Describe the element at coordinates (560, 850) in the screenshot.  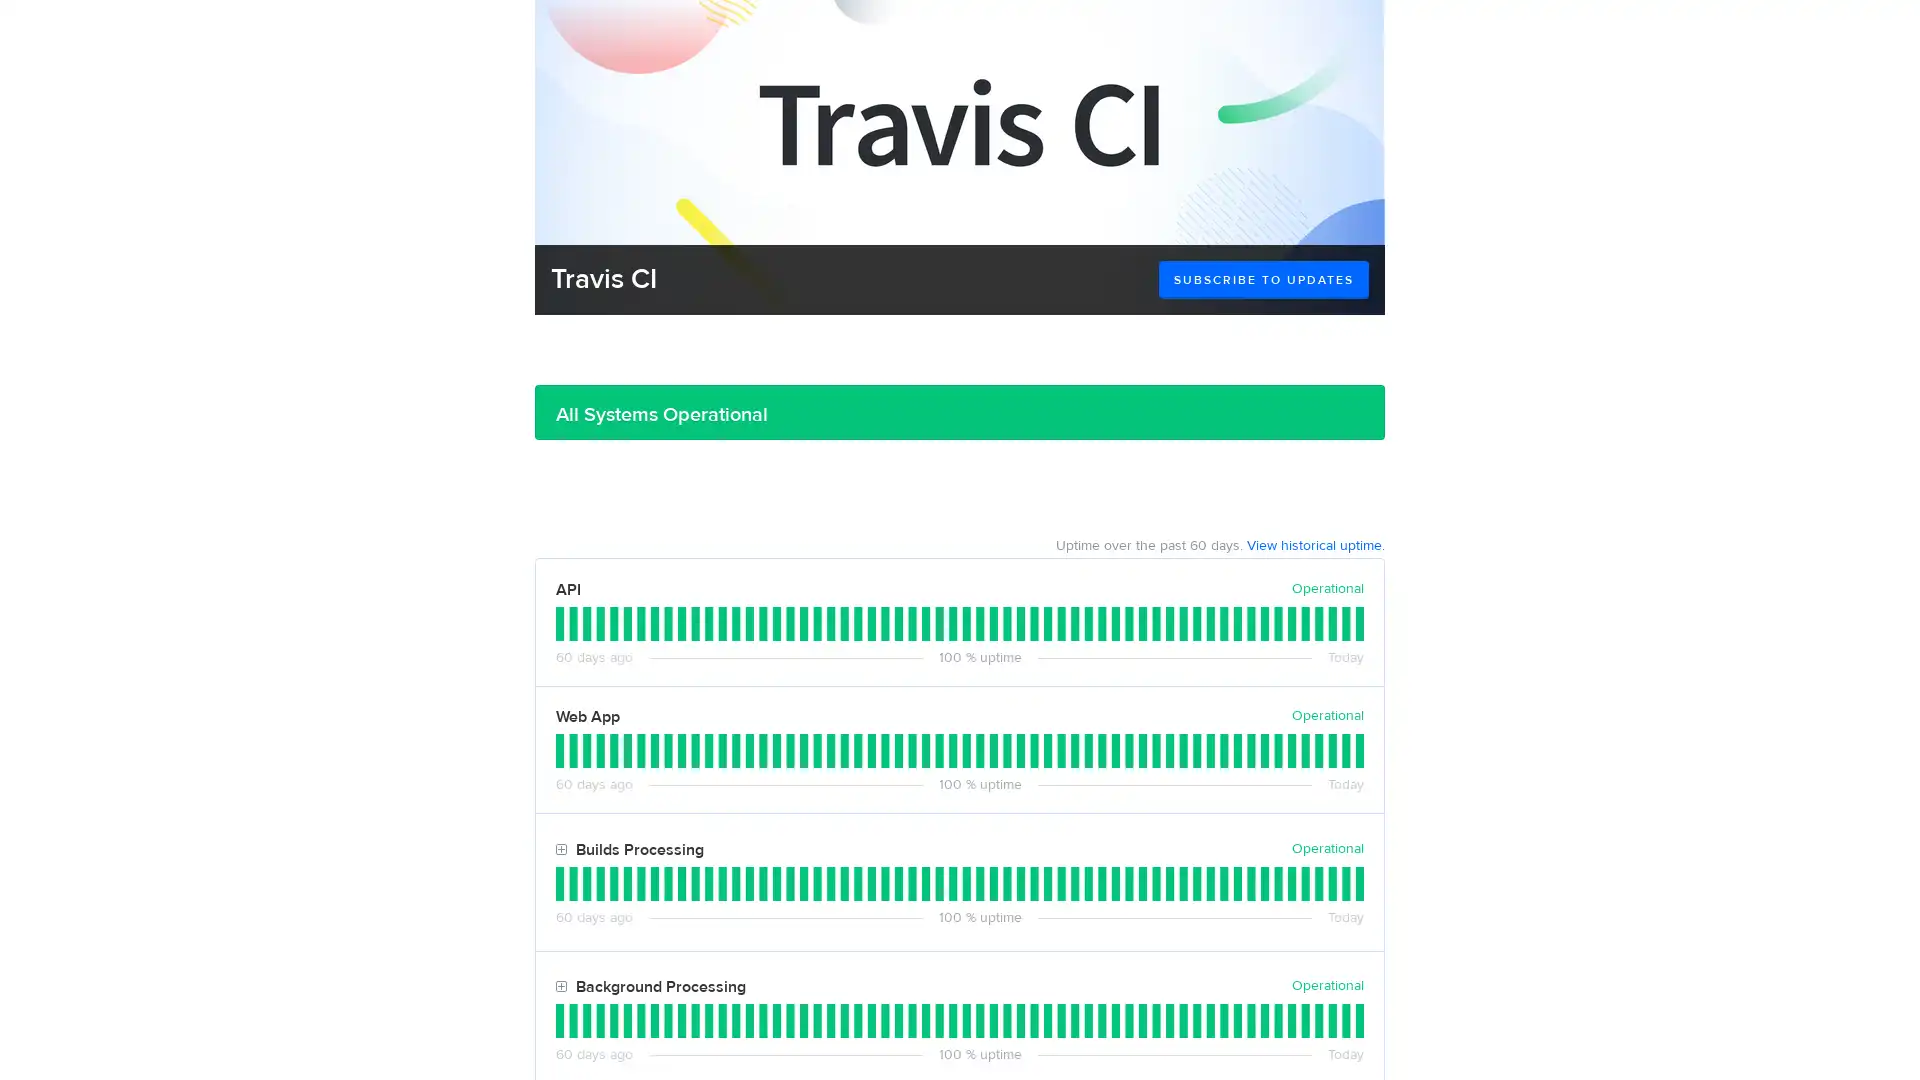
I see `Toggle Builds Processing` at that location.